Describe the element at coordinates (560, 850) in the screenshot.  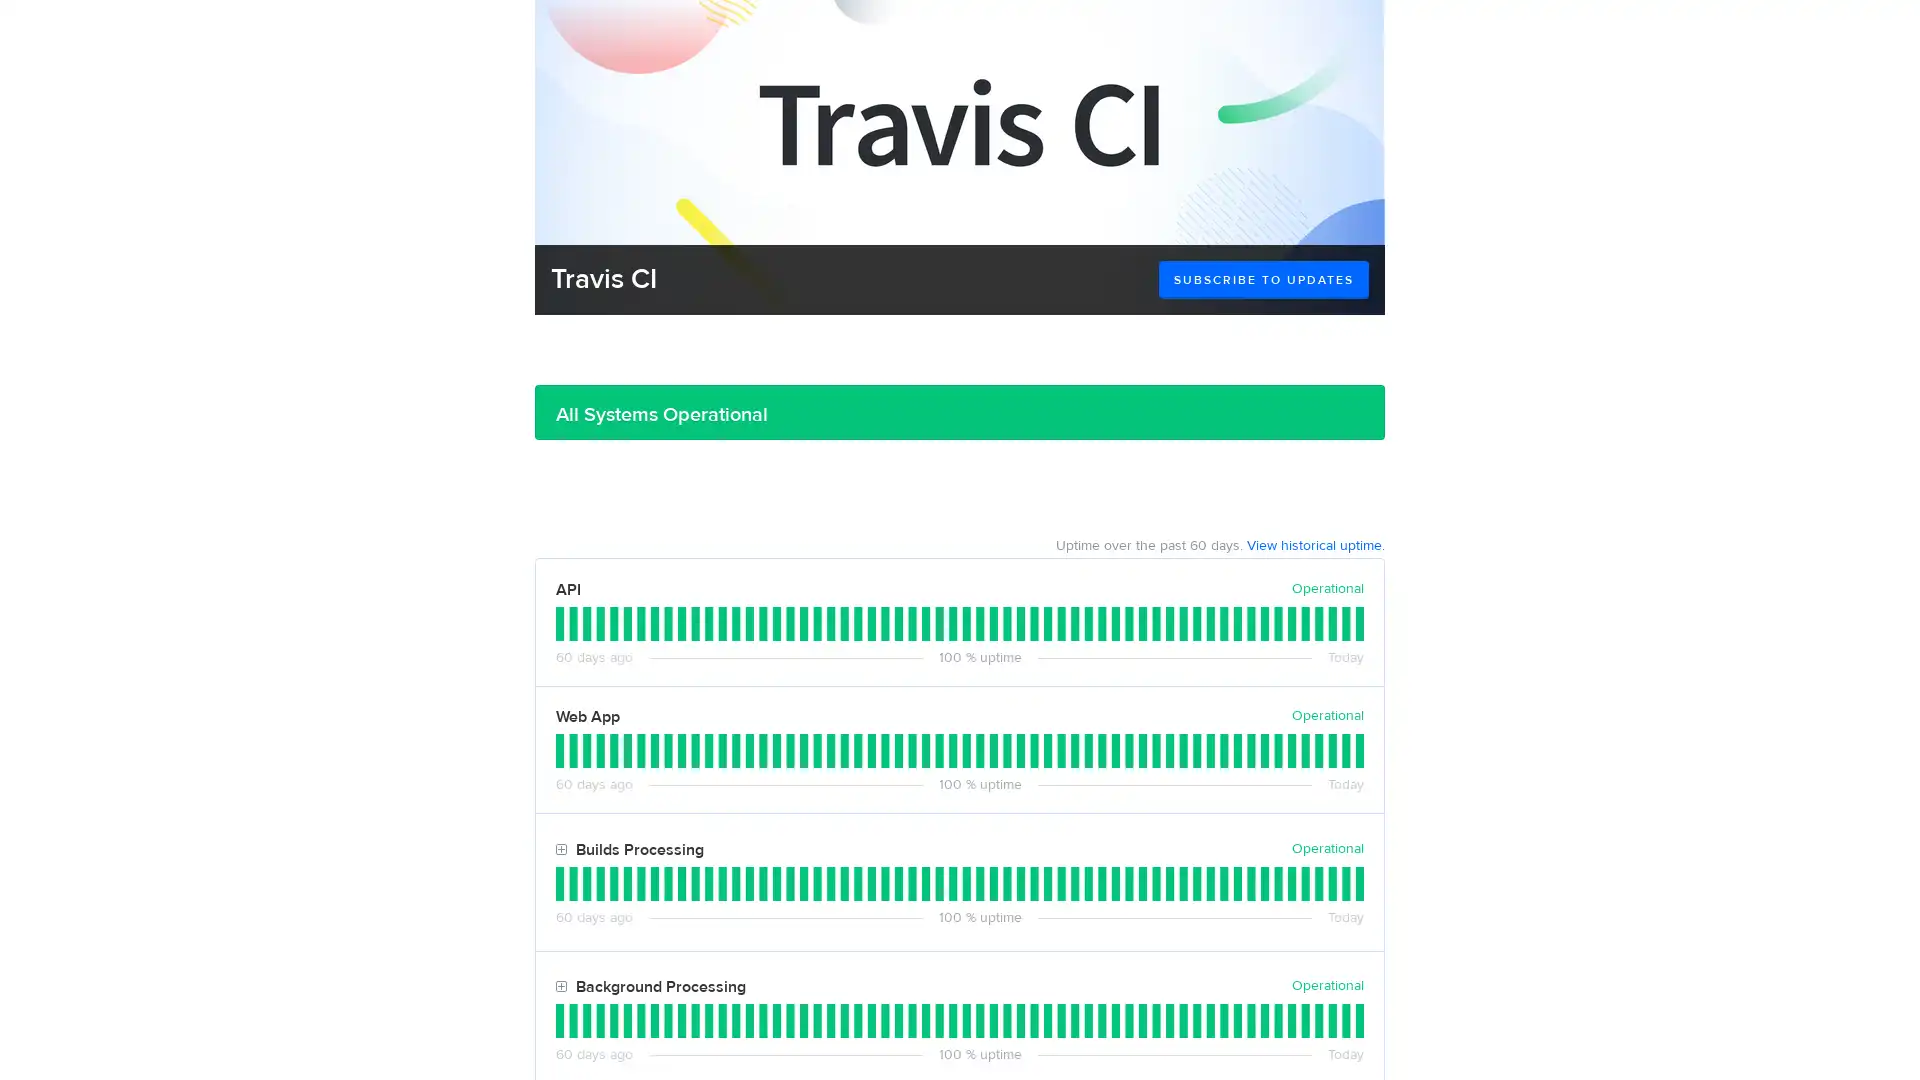
I see `Toggle Builds Processing` at that location.